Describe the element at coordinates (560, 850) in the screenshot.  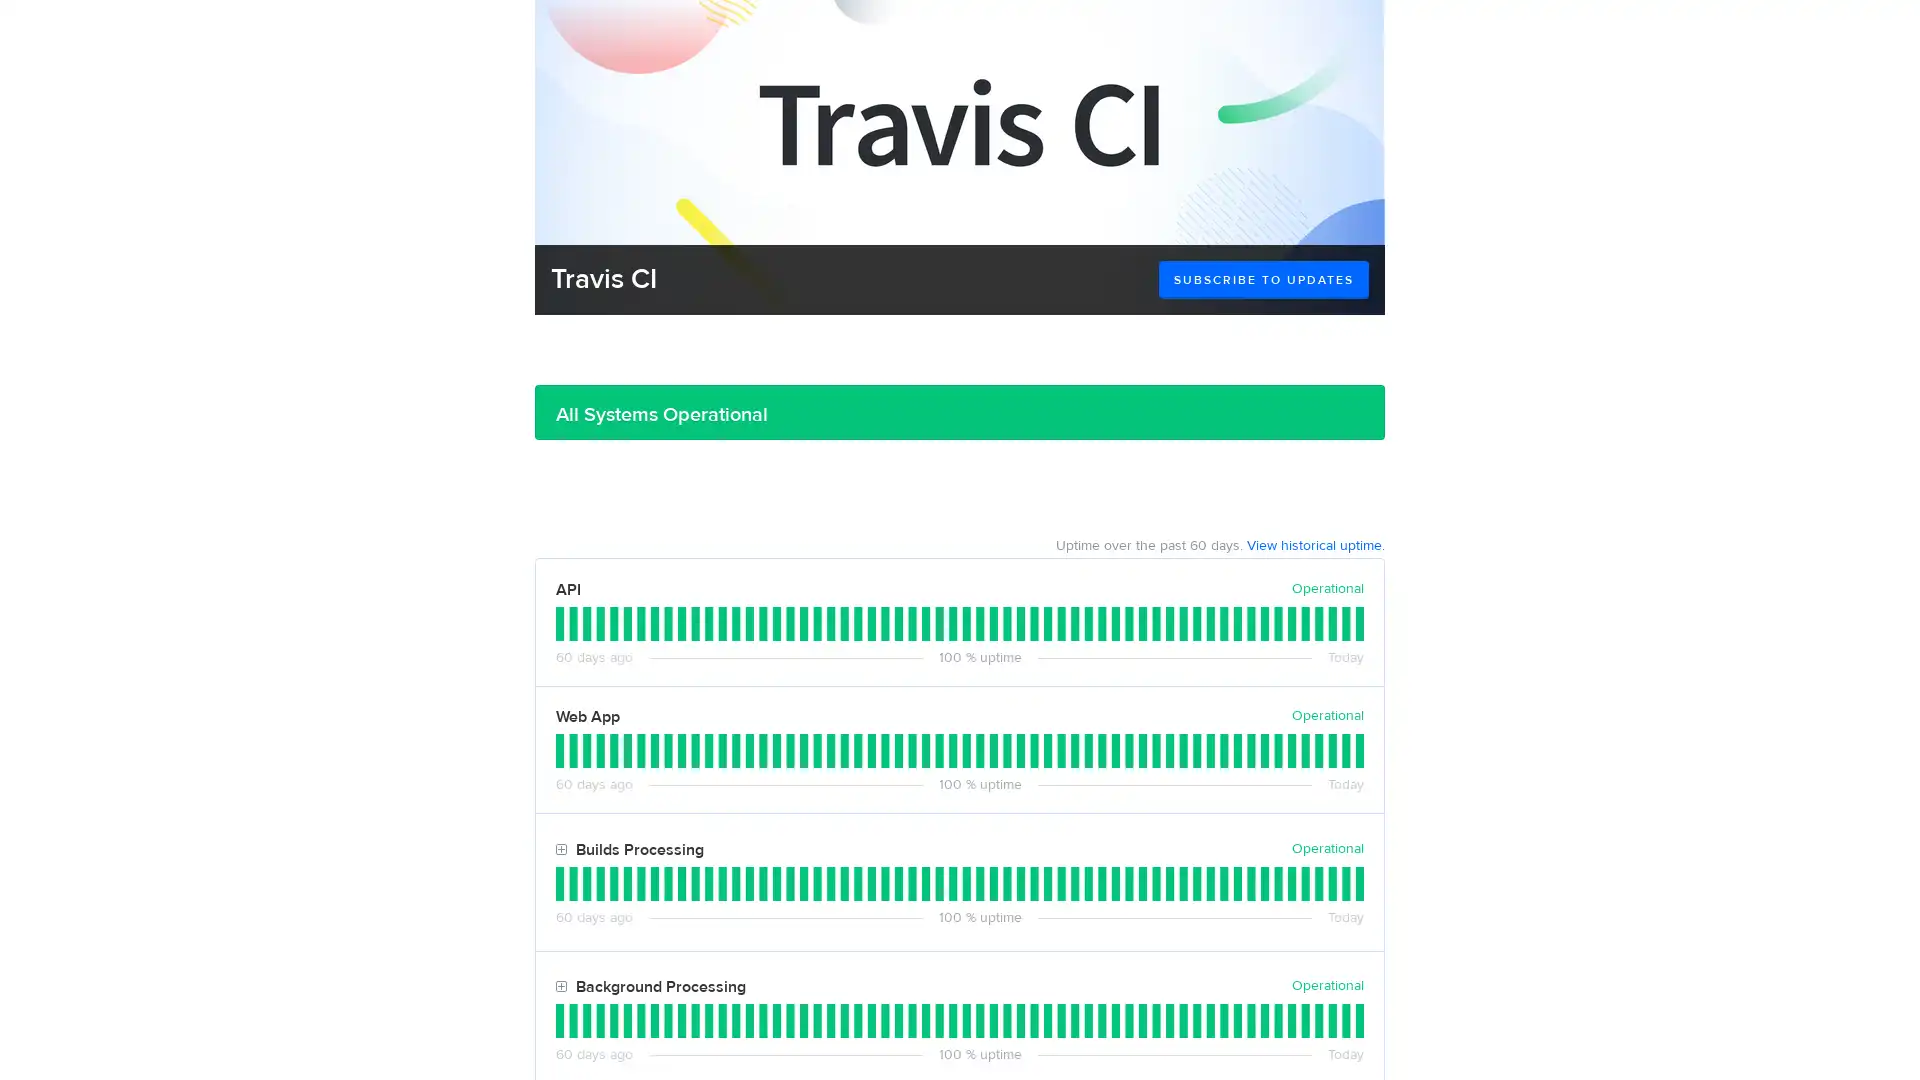
I see `Toggle Builds Processing` at that location.